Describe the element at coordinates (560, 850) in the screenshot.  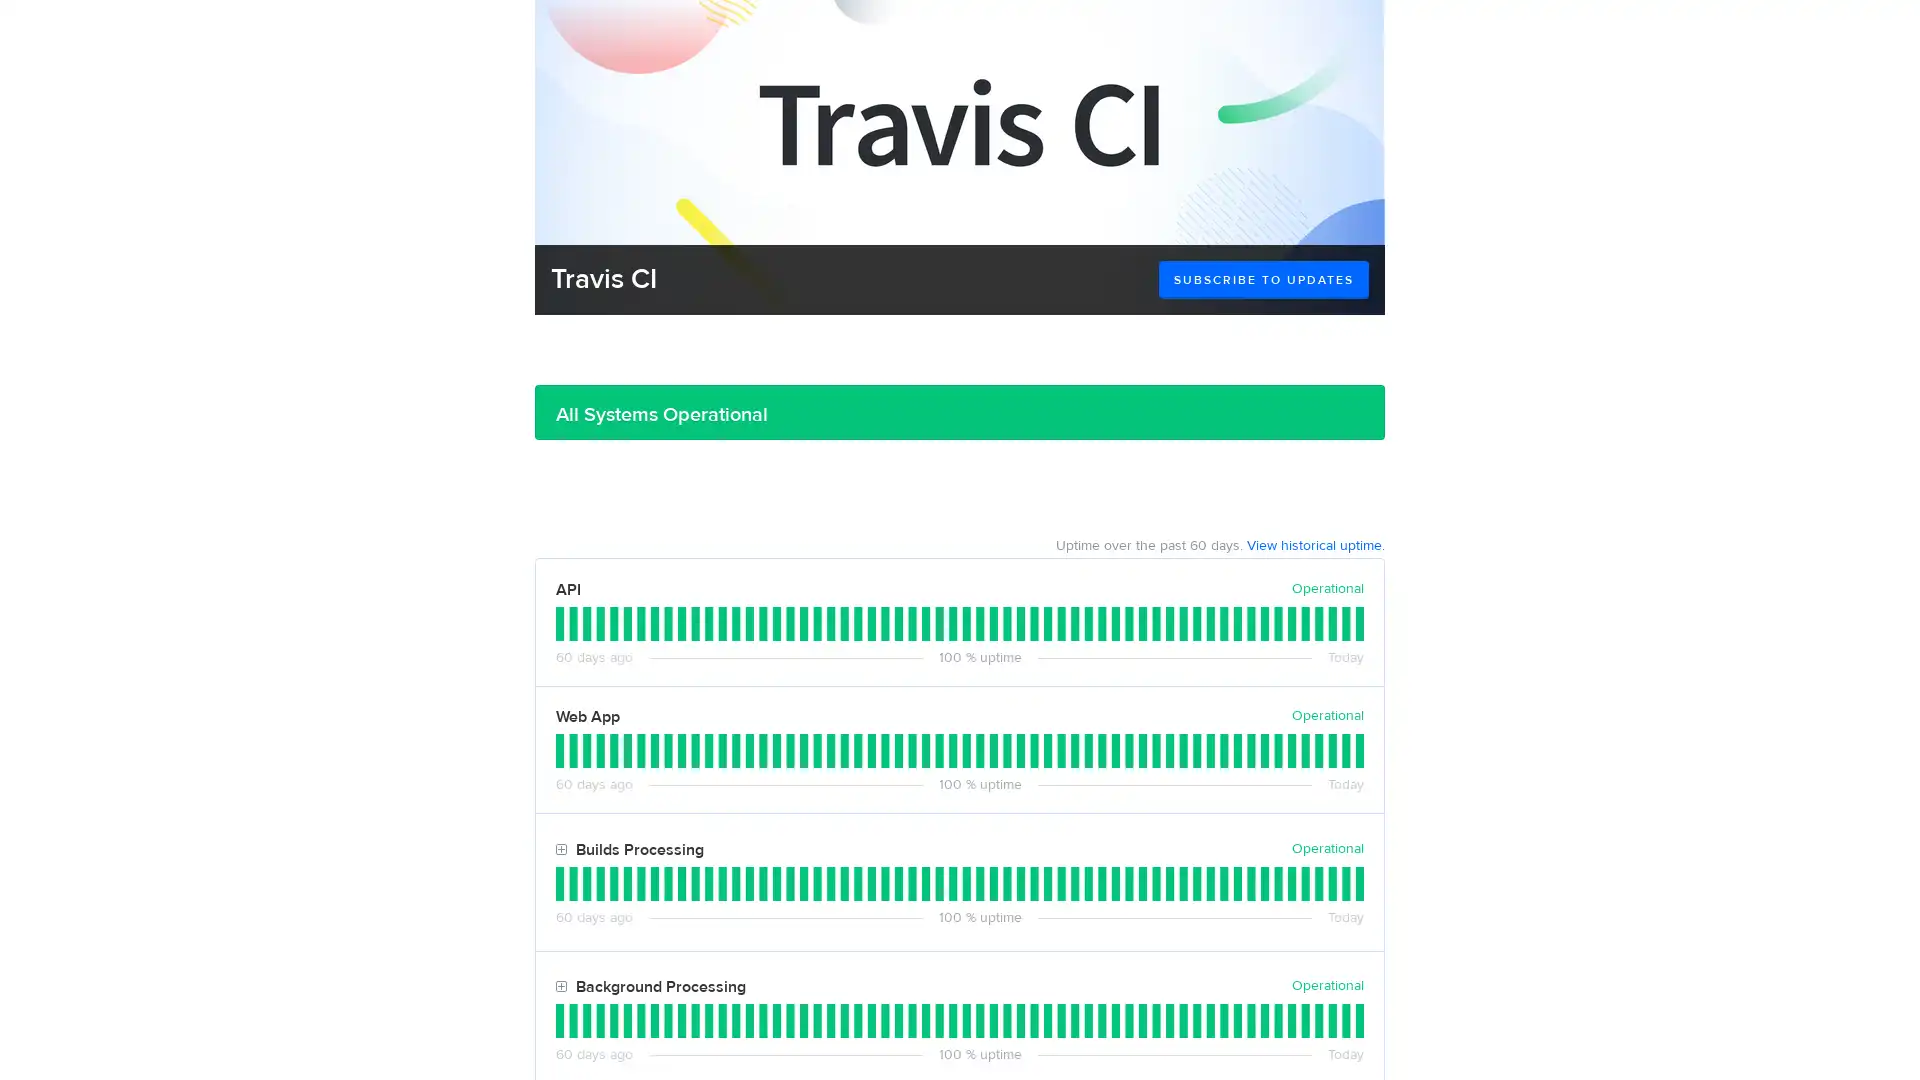
I see `Toggle Builds Processing` at that location.